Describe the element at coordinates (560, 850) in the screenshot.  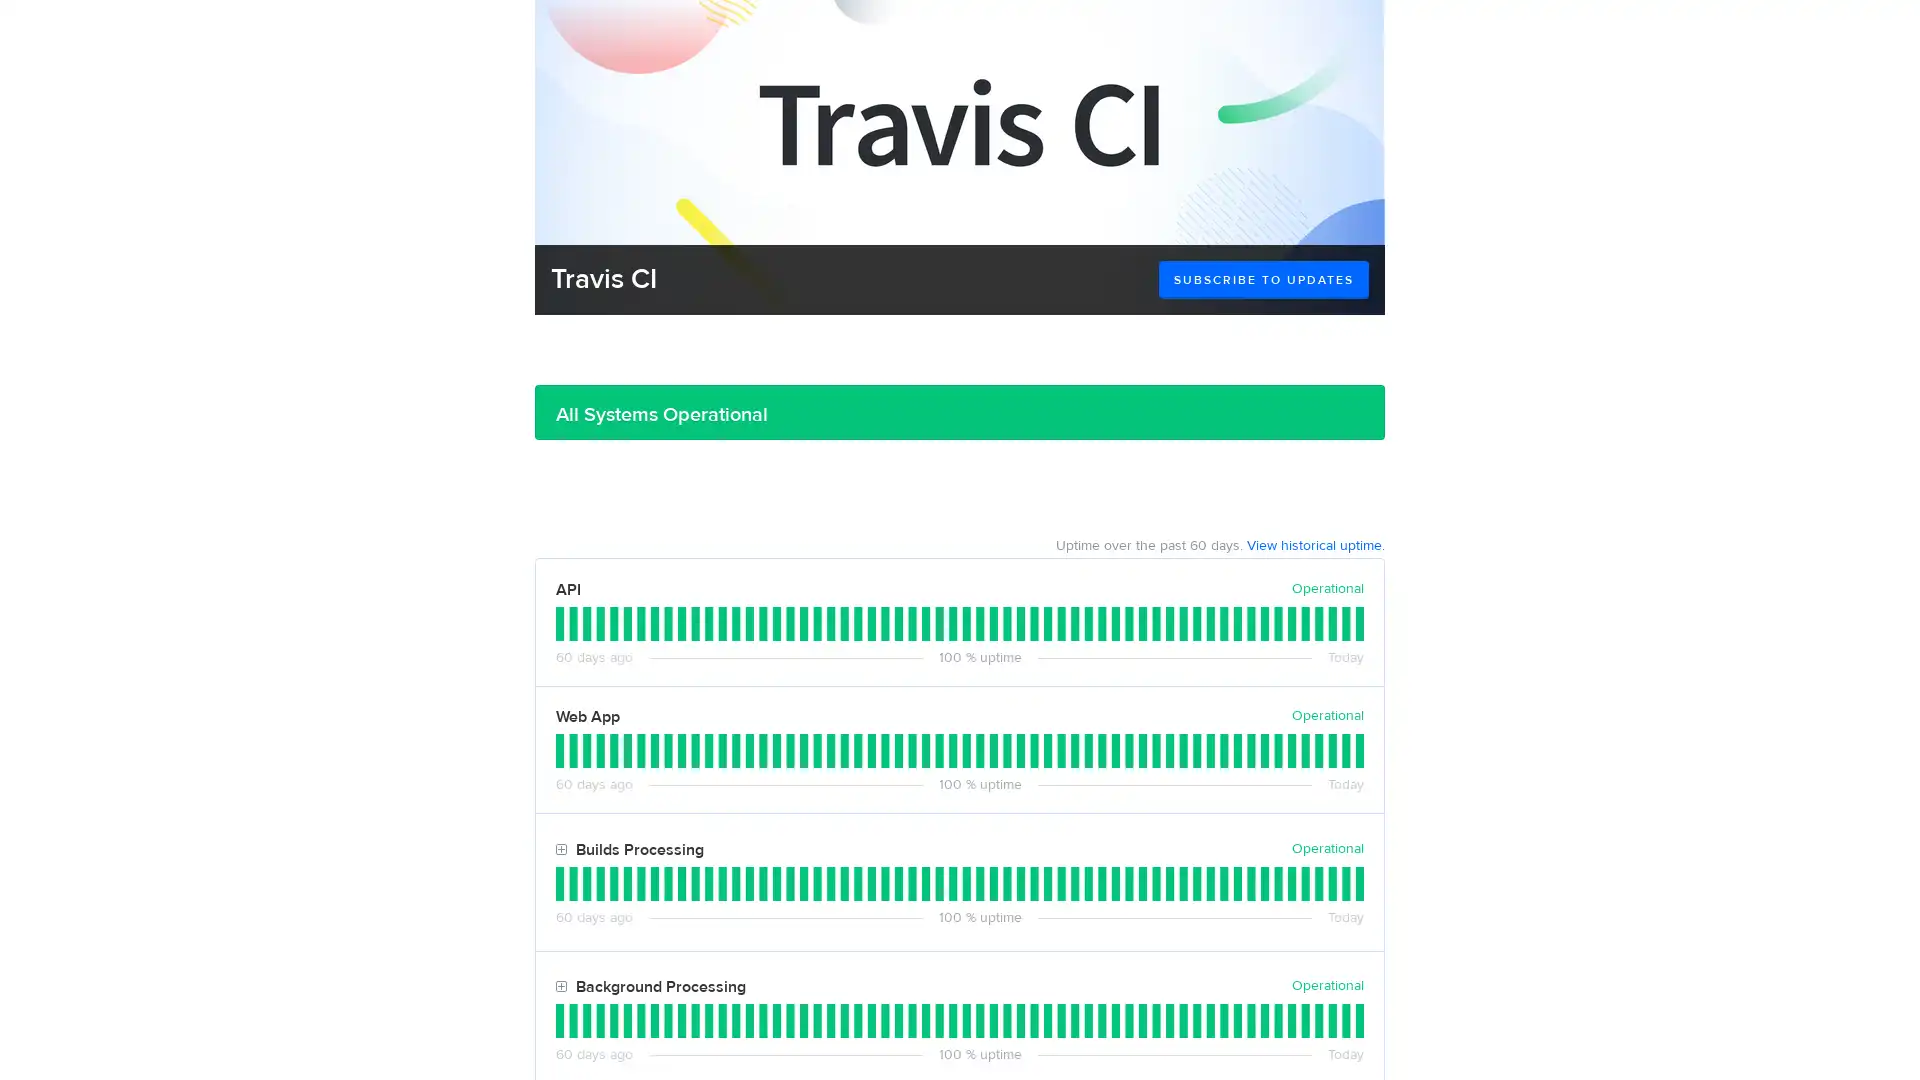
I see `Toggle Builds Processing` at that location.